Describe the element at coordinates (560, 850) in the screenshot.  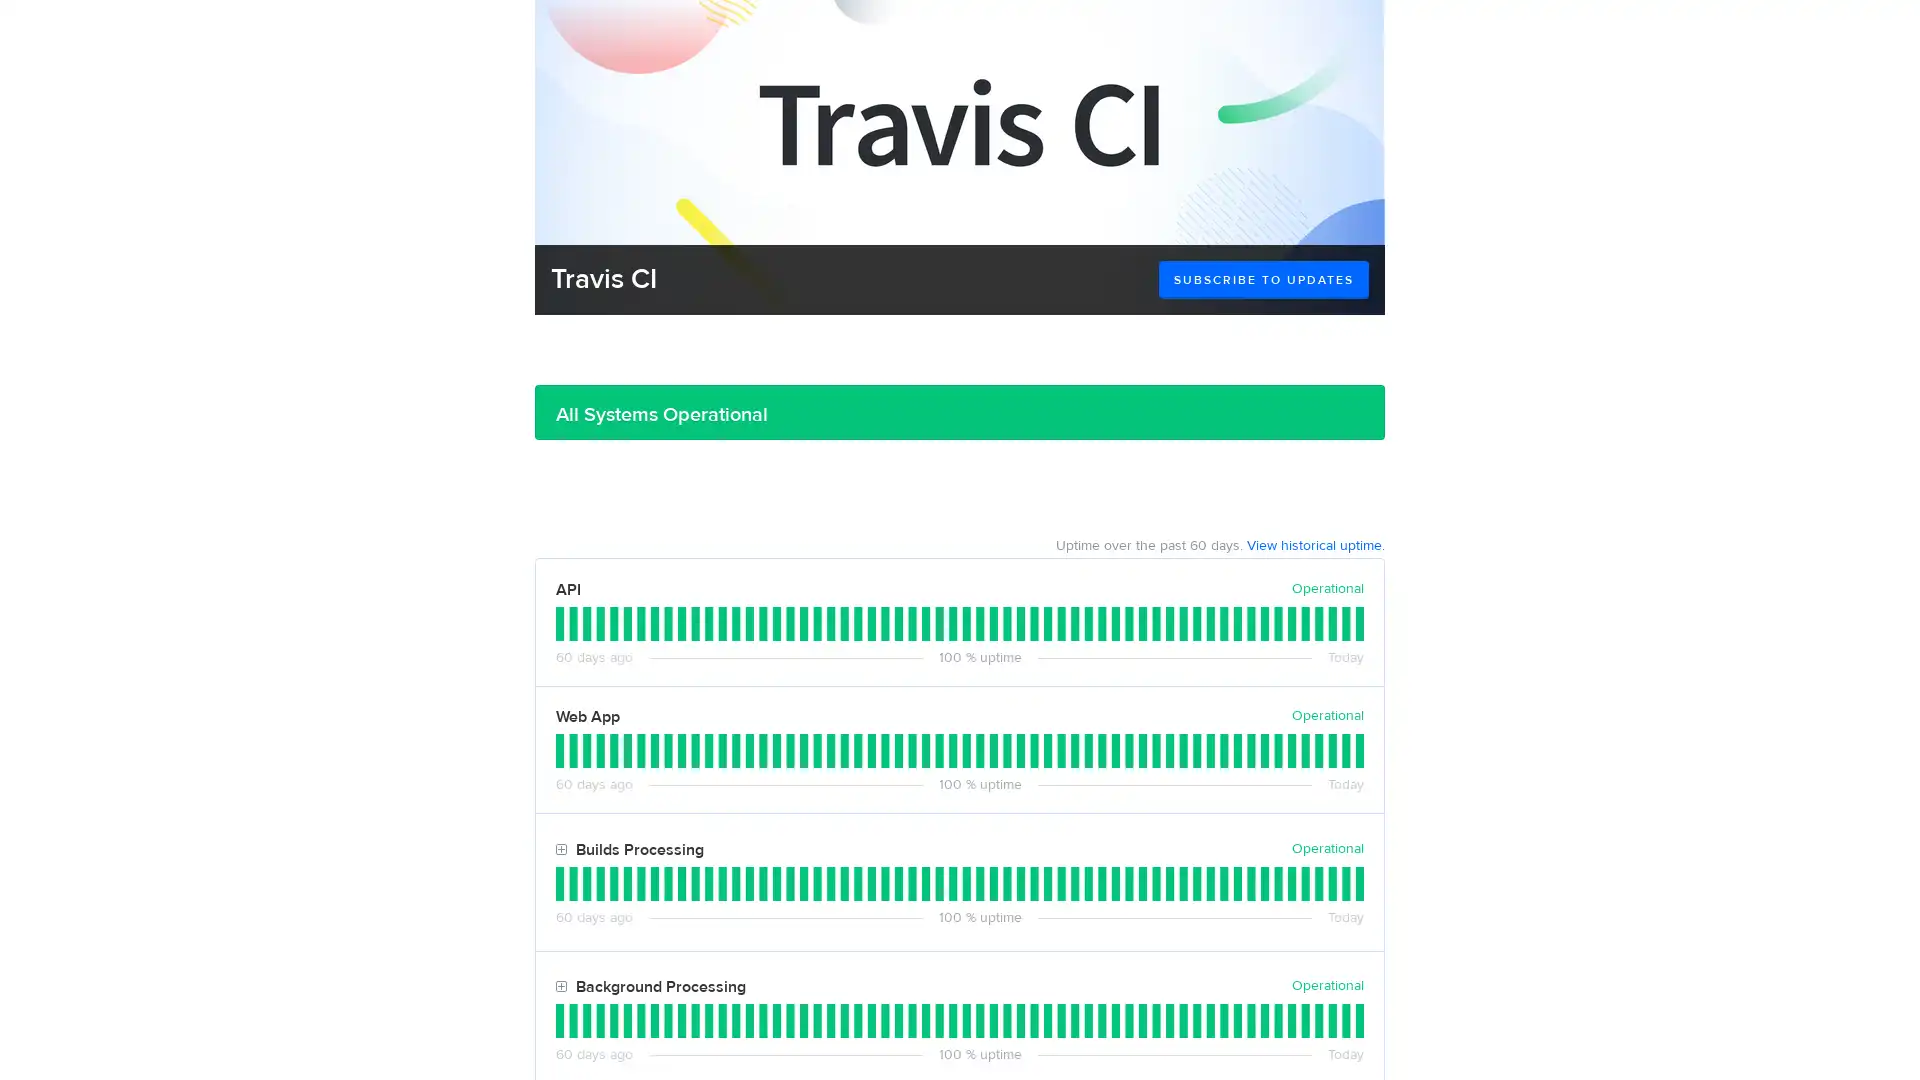
I see `Toggle Builds Processing` at that location.